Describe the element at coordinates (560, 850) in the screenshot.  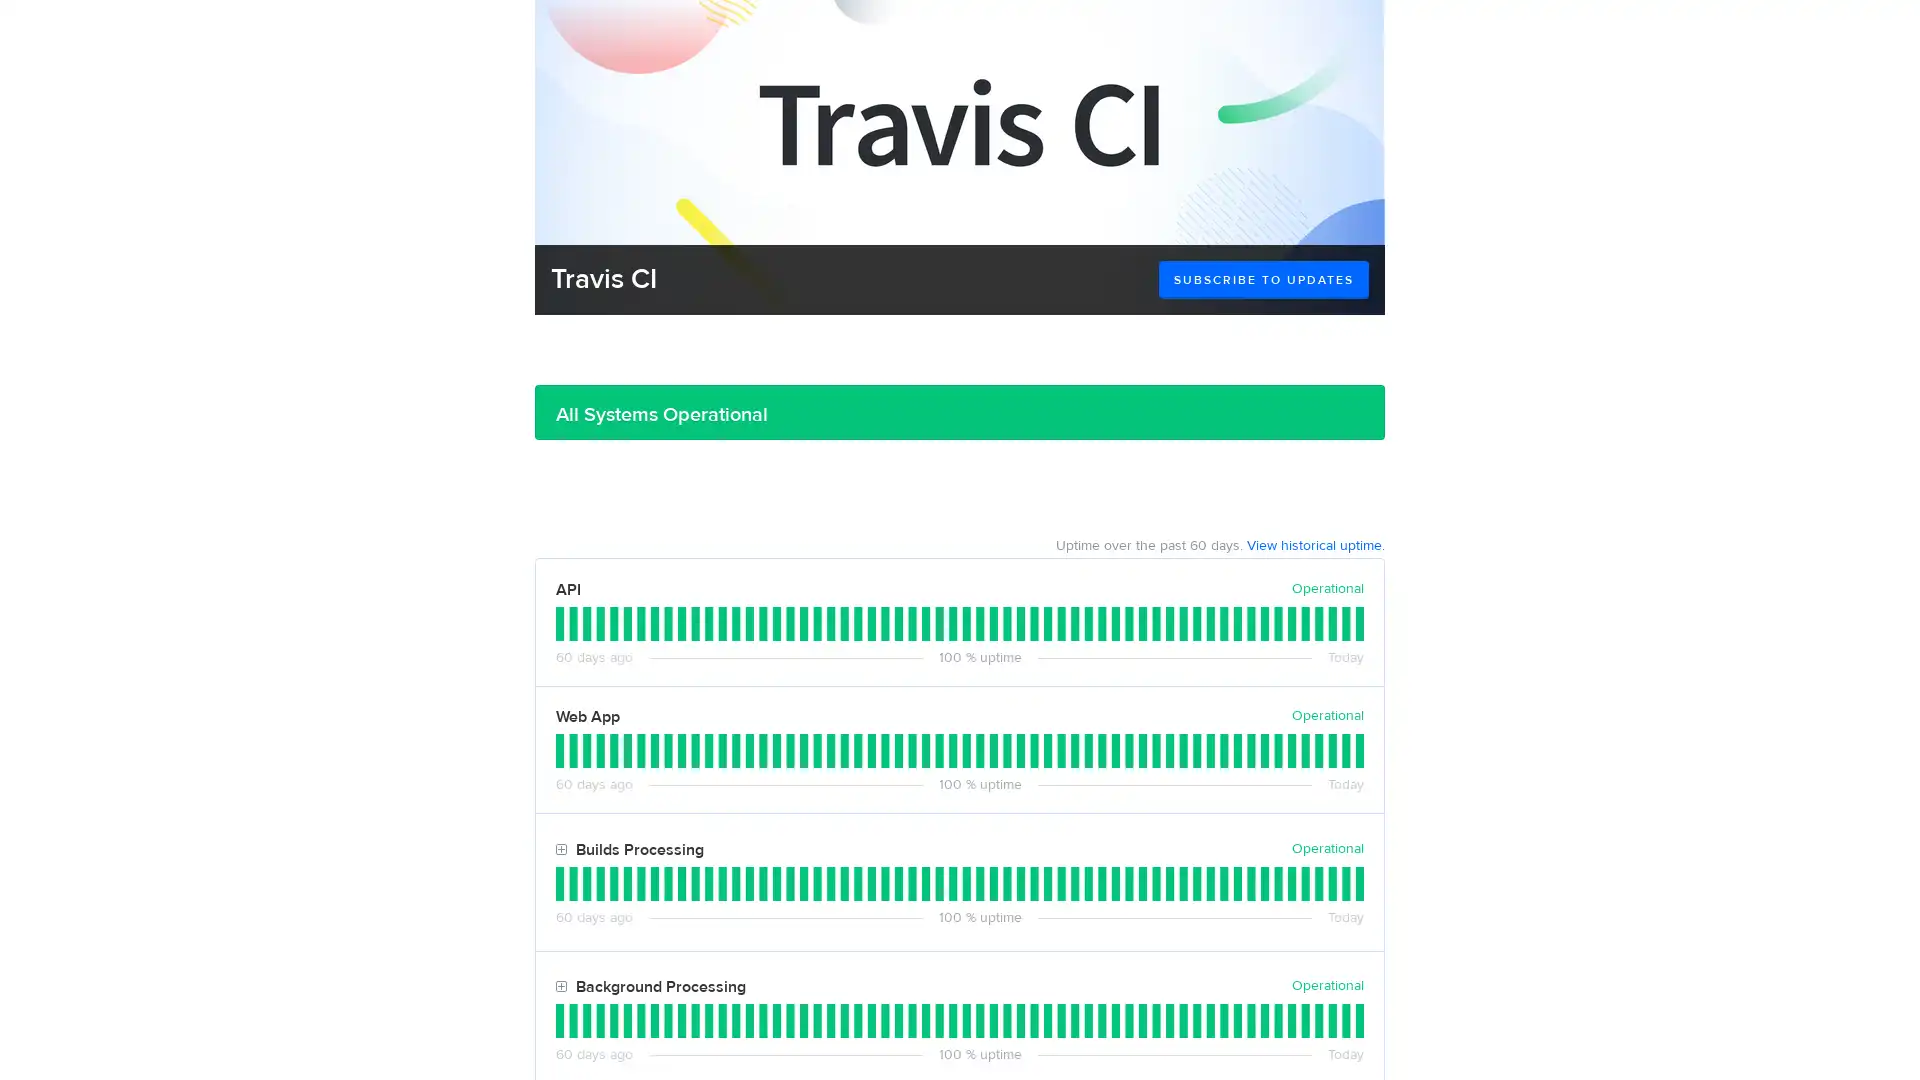
I see `Toggle Builds Processing` at that location.